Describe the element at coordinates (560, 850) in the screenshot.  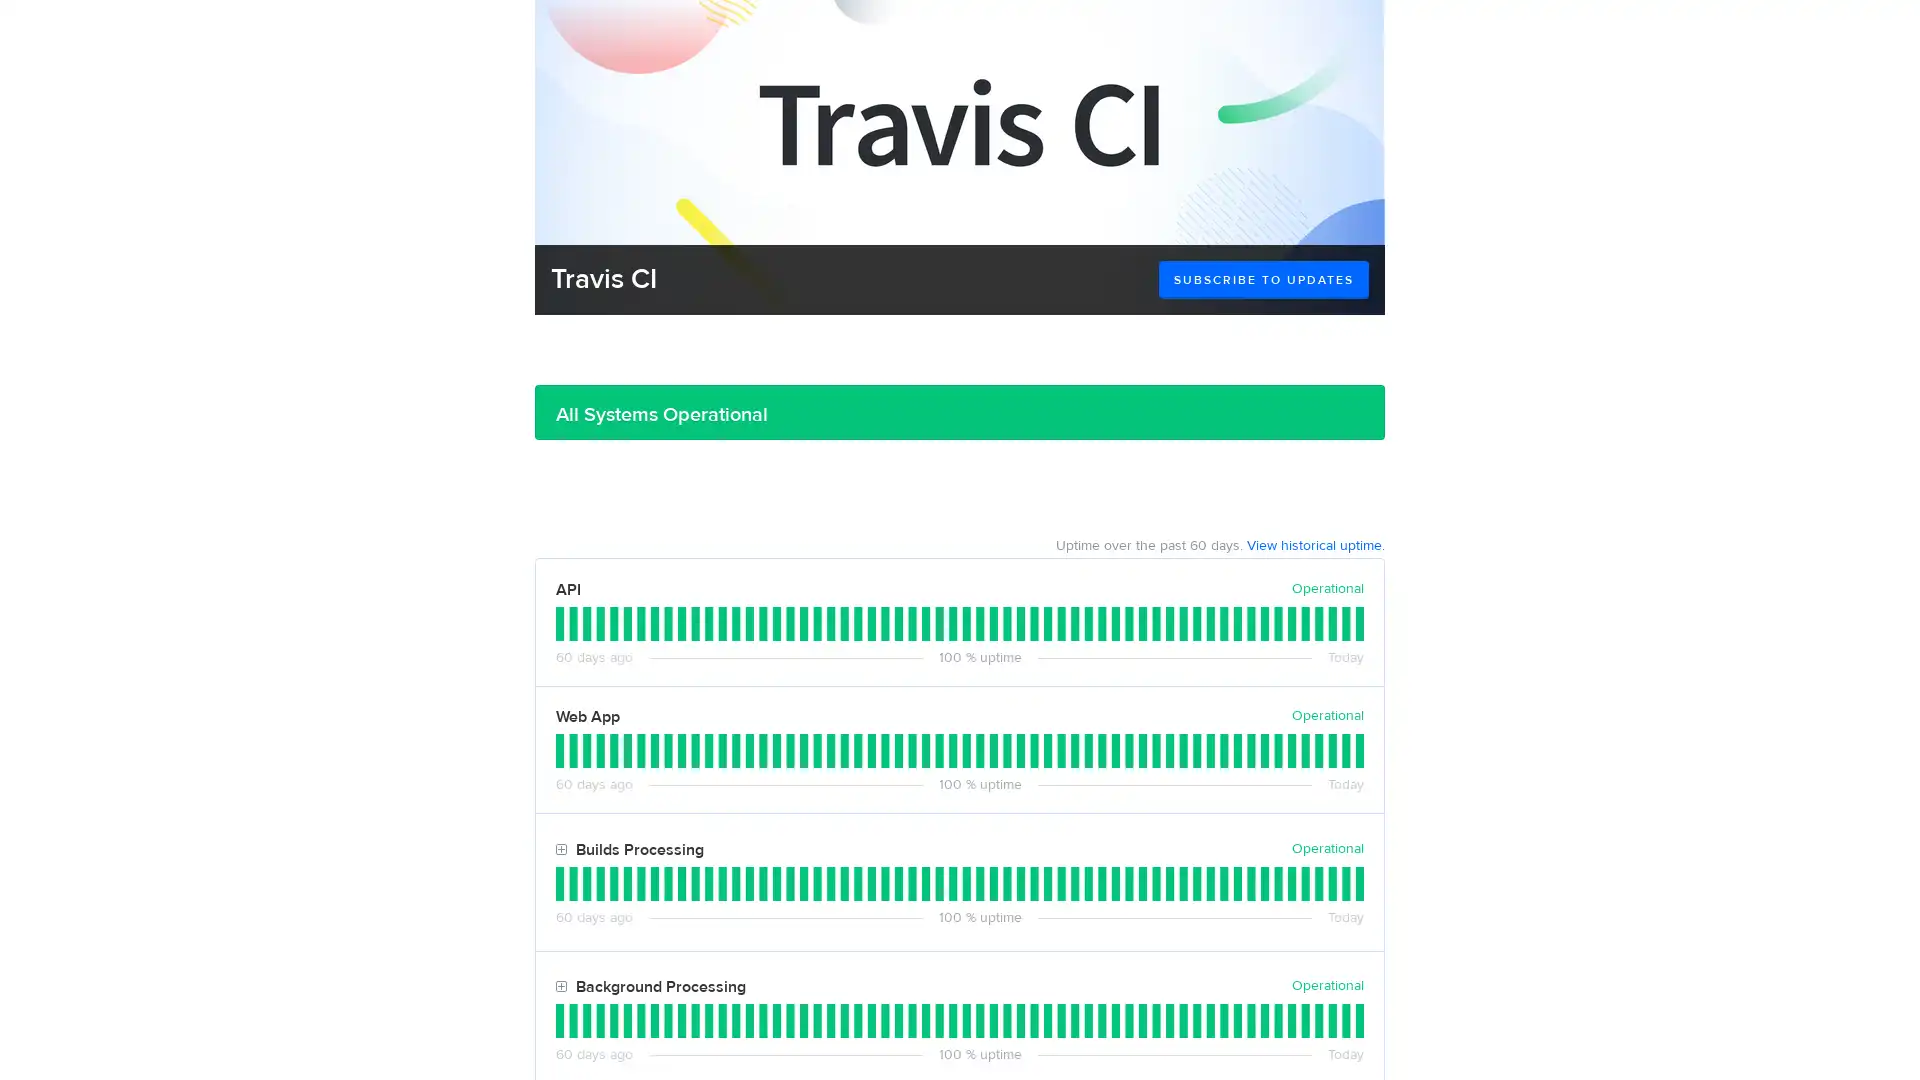
I see `Toggle Builds Processing` at that location.